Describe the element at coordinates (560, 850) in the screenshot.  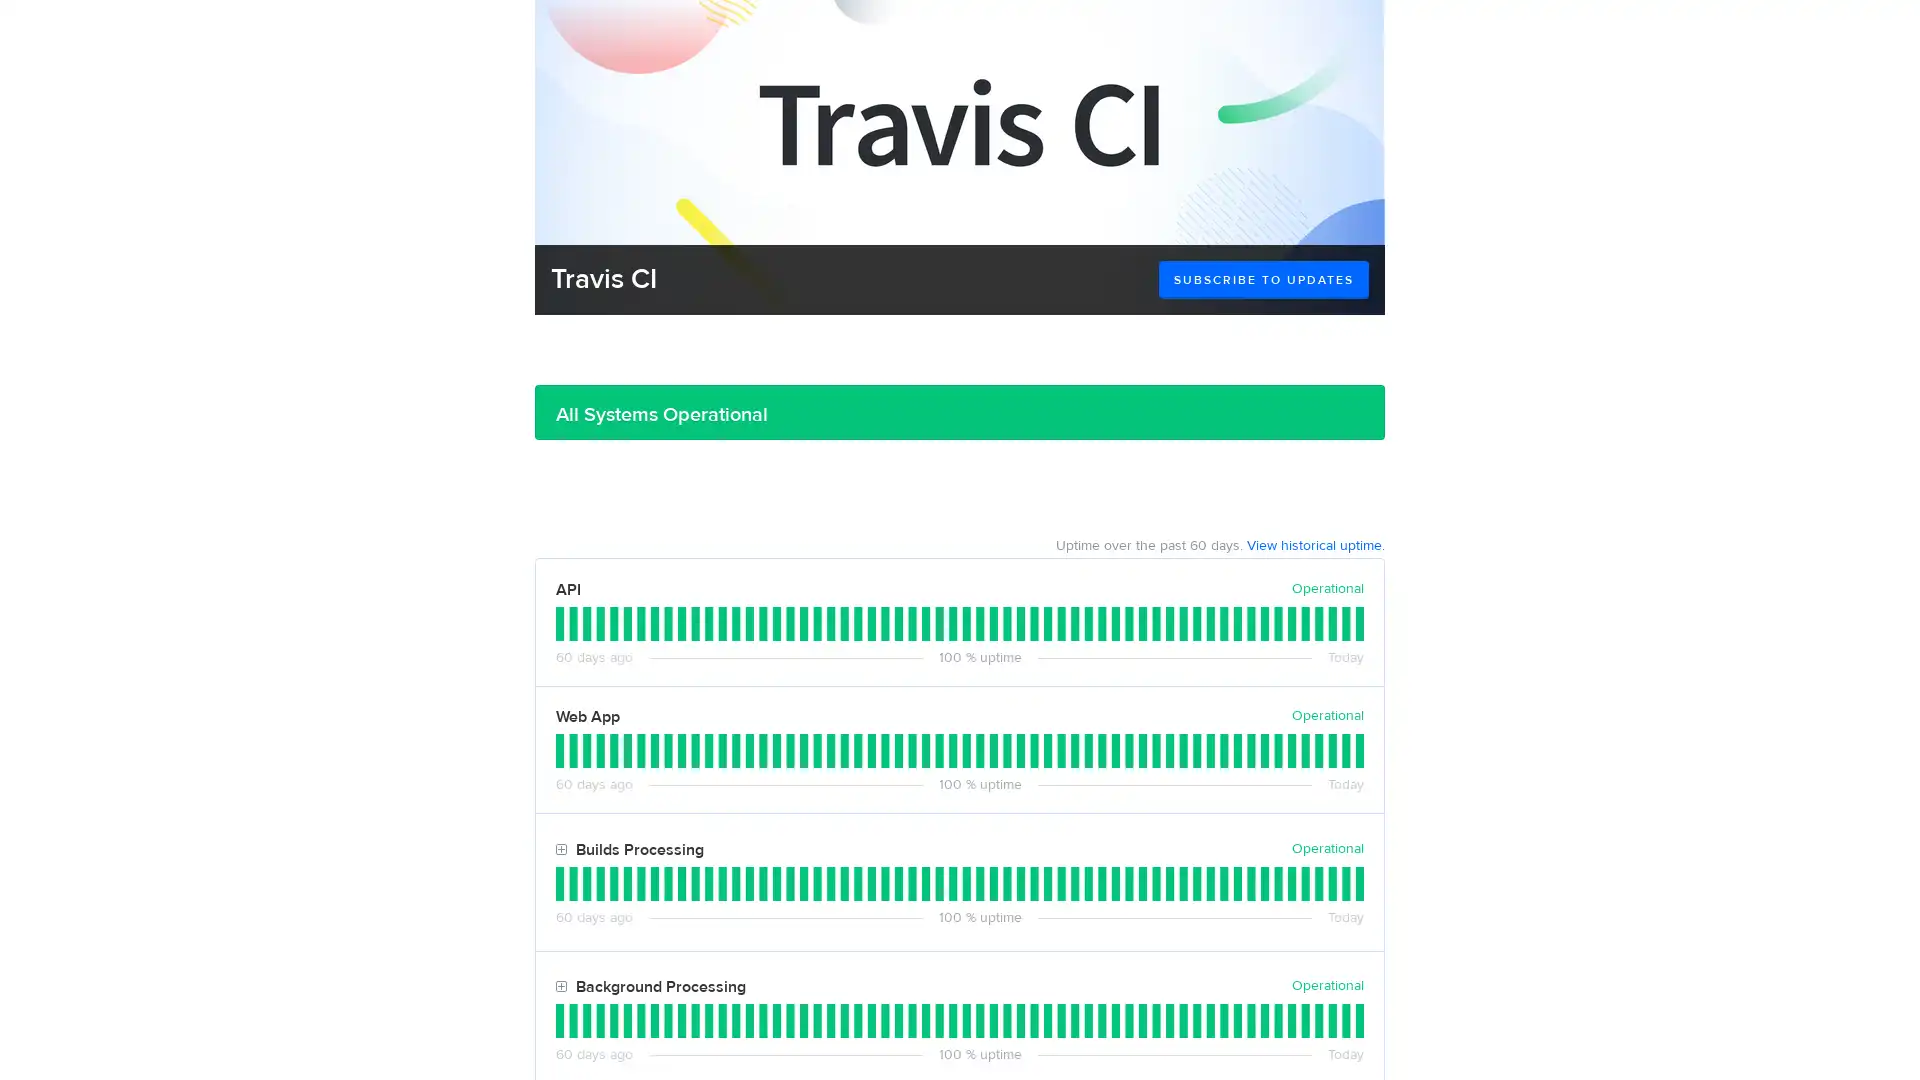
I see `Toggle Builds Processing` at that location.